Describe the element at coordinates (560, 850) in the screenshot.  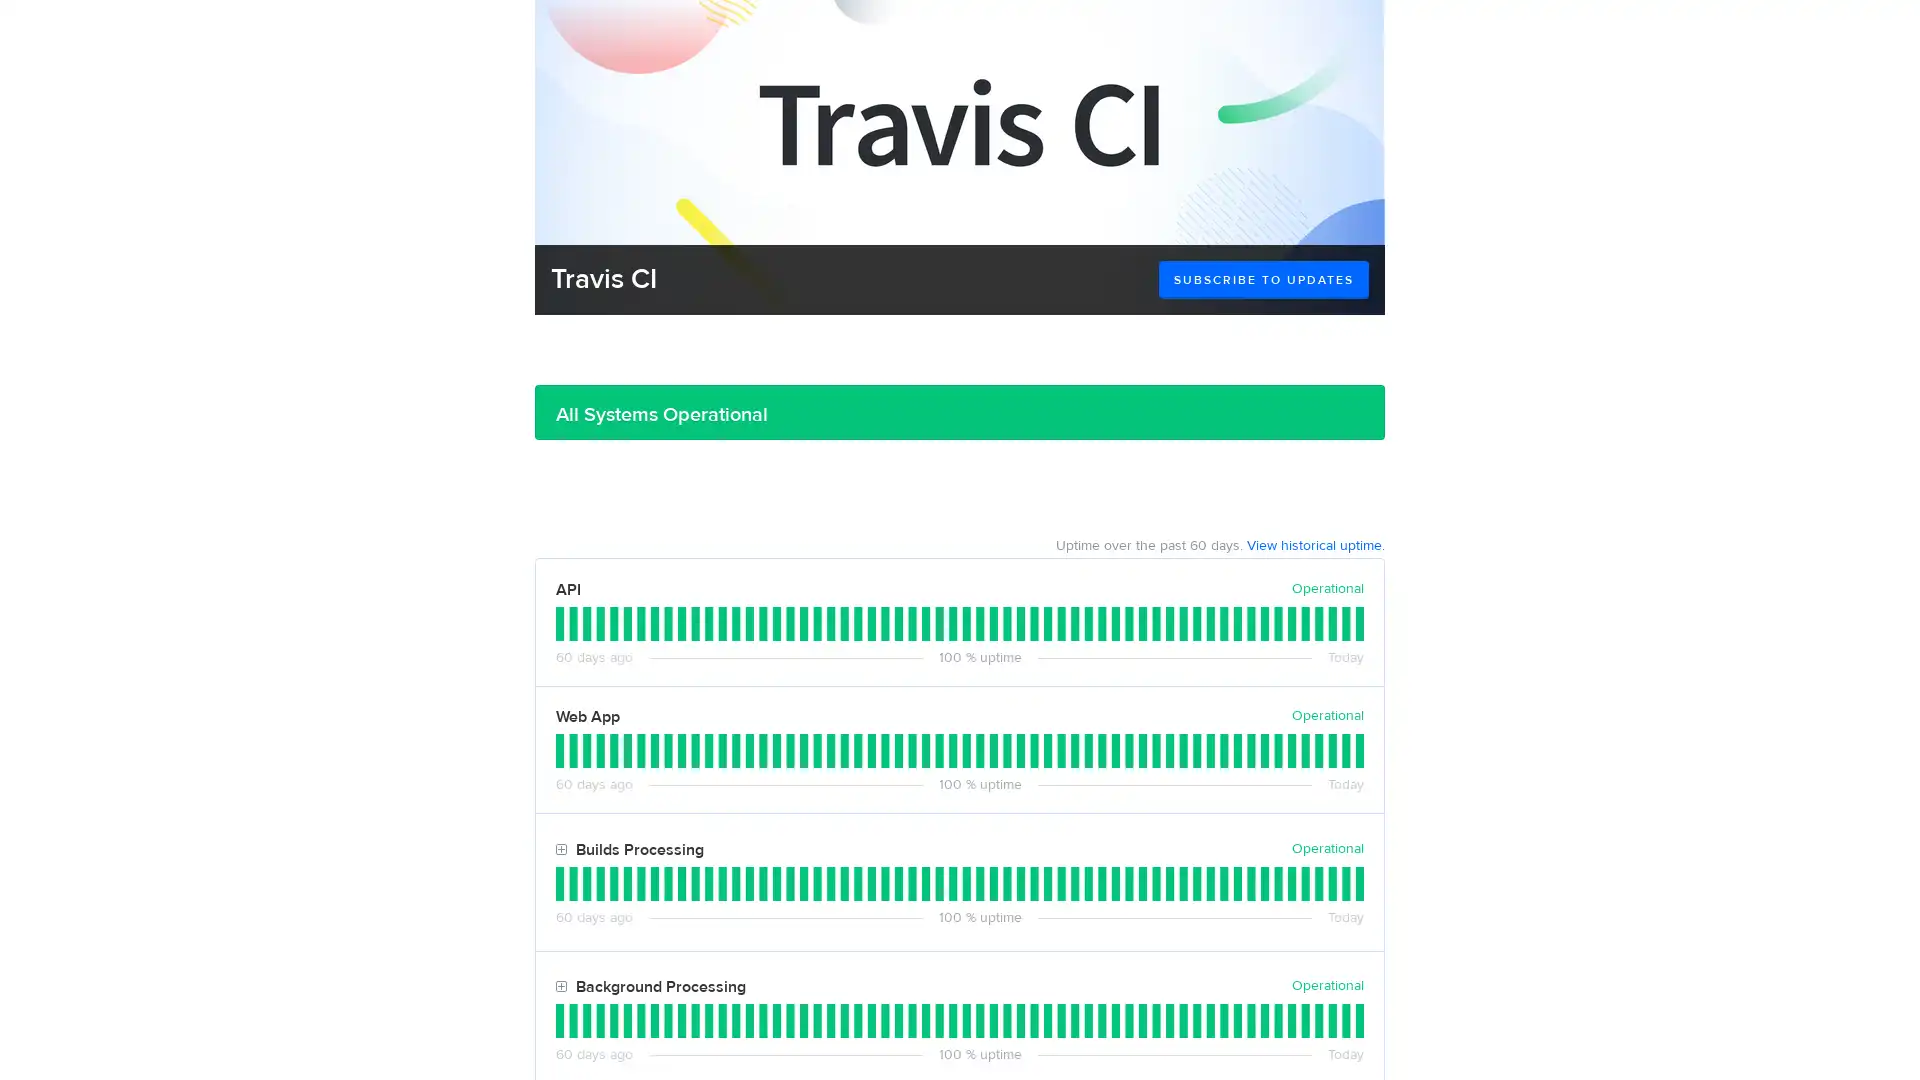
I see `Toggle Builds Processing` at that location.